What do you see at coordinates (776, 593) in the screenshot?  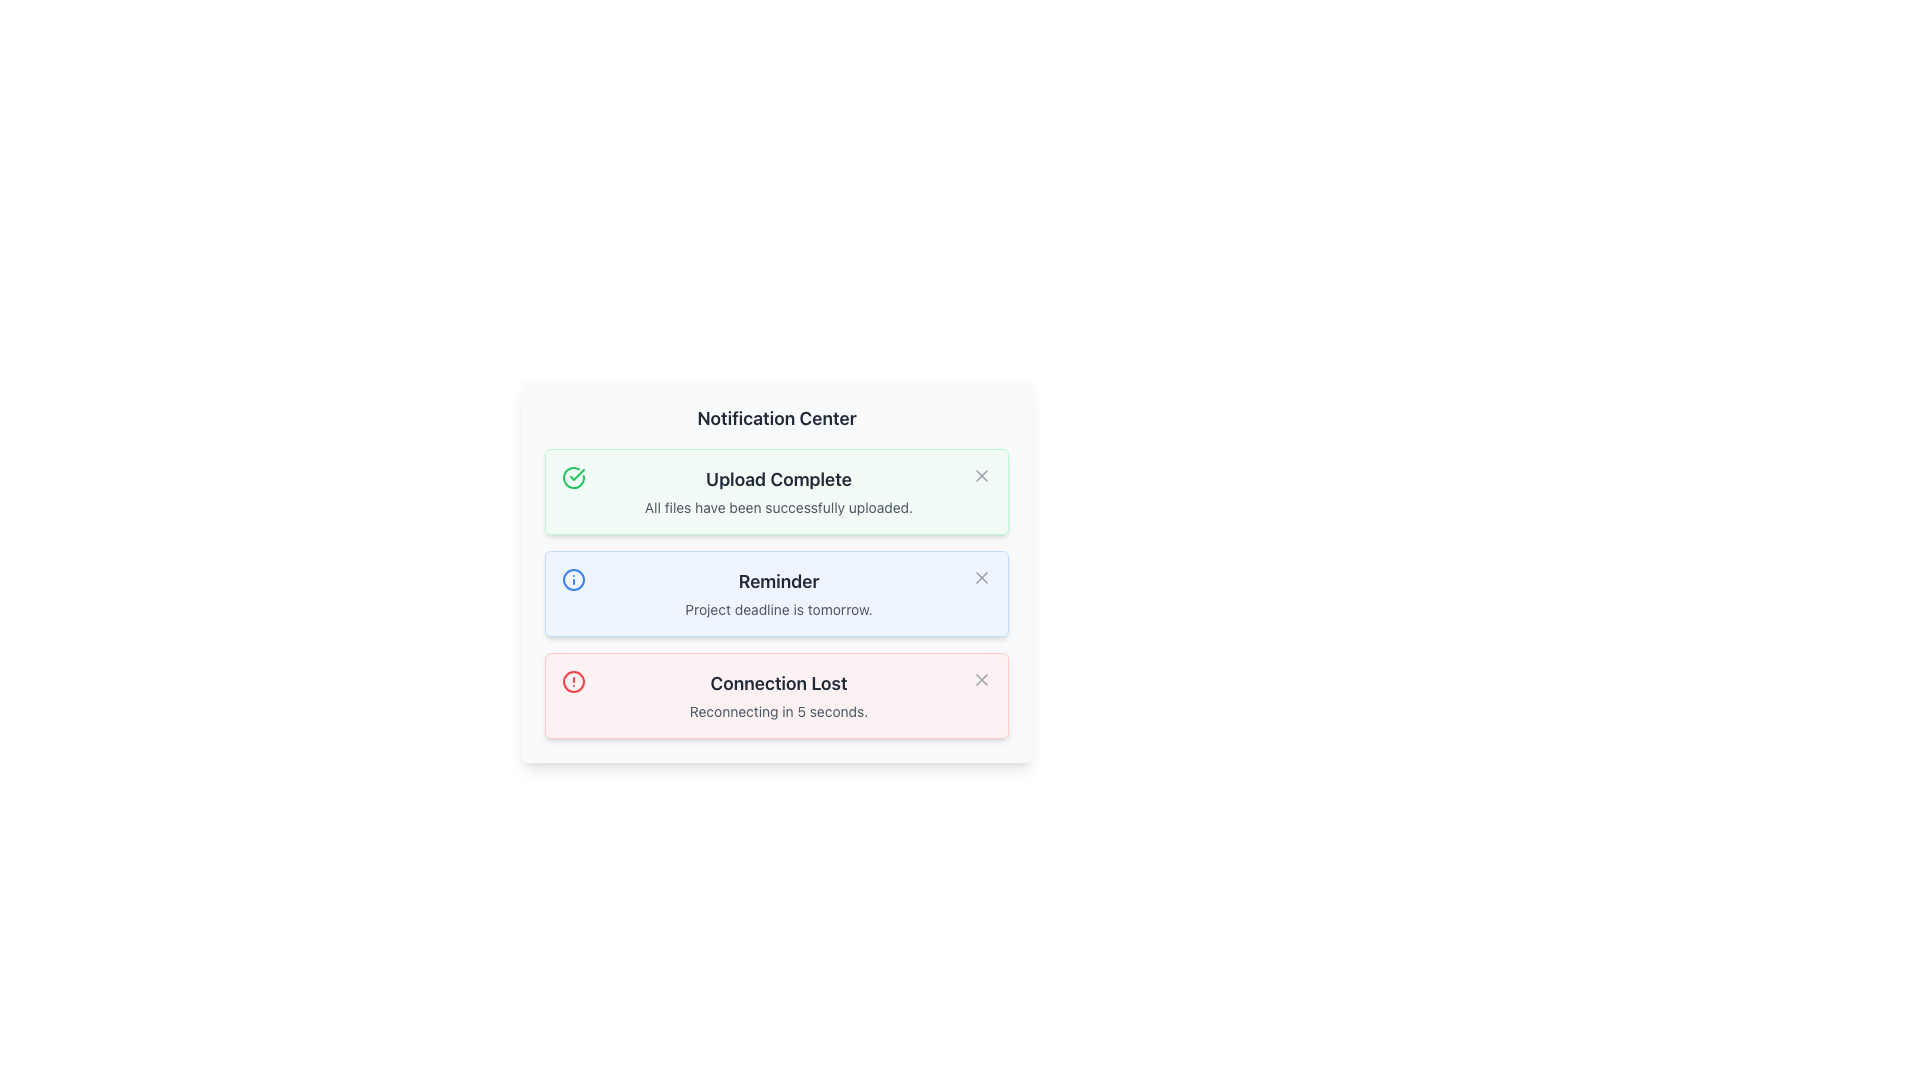 I see `the second notification card in the Notification Center that reminds the user about an upcoming project deadline` at bounding box center [776, 593].